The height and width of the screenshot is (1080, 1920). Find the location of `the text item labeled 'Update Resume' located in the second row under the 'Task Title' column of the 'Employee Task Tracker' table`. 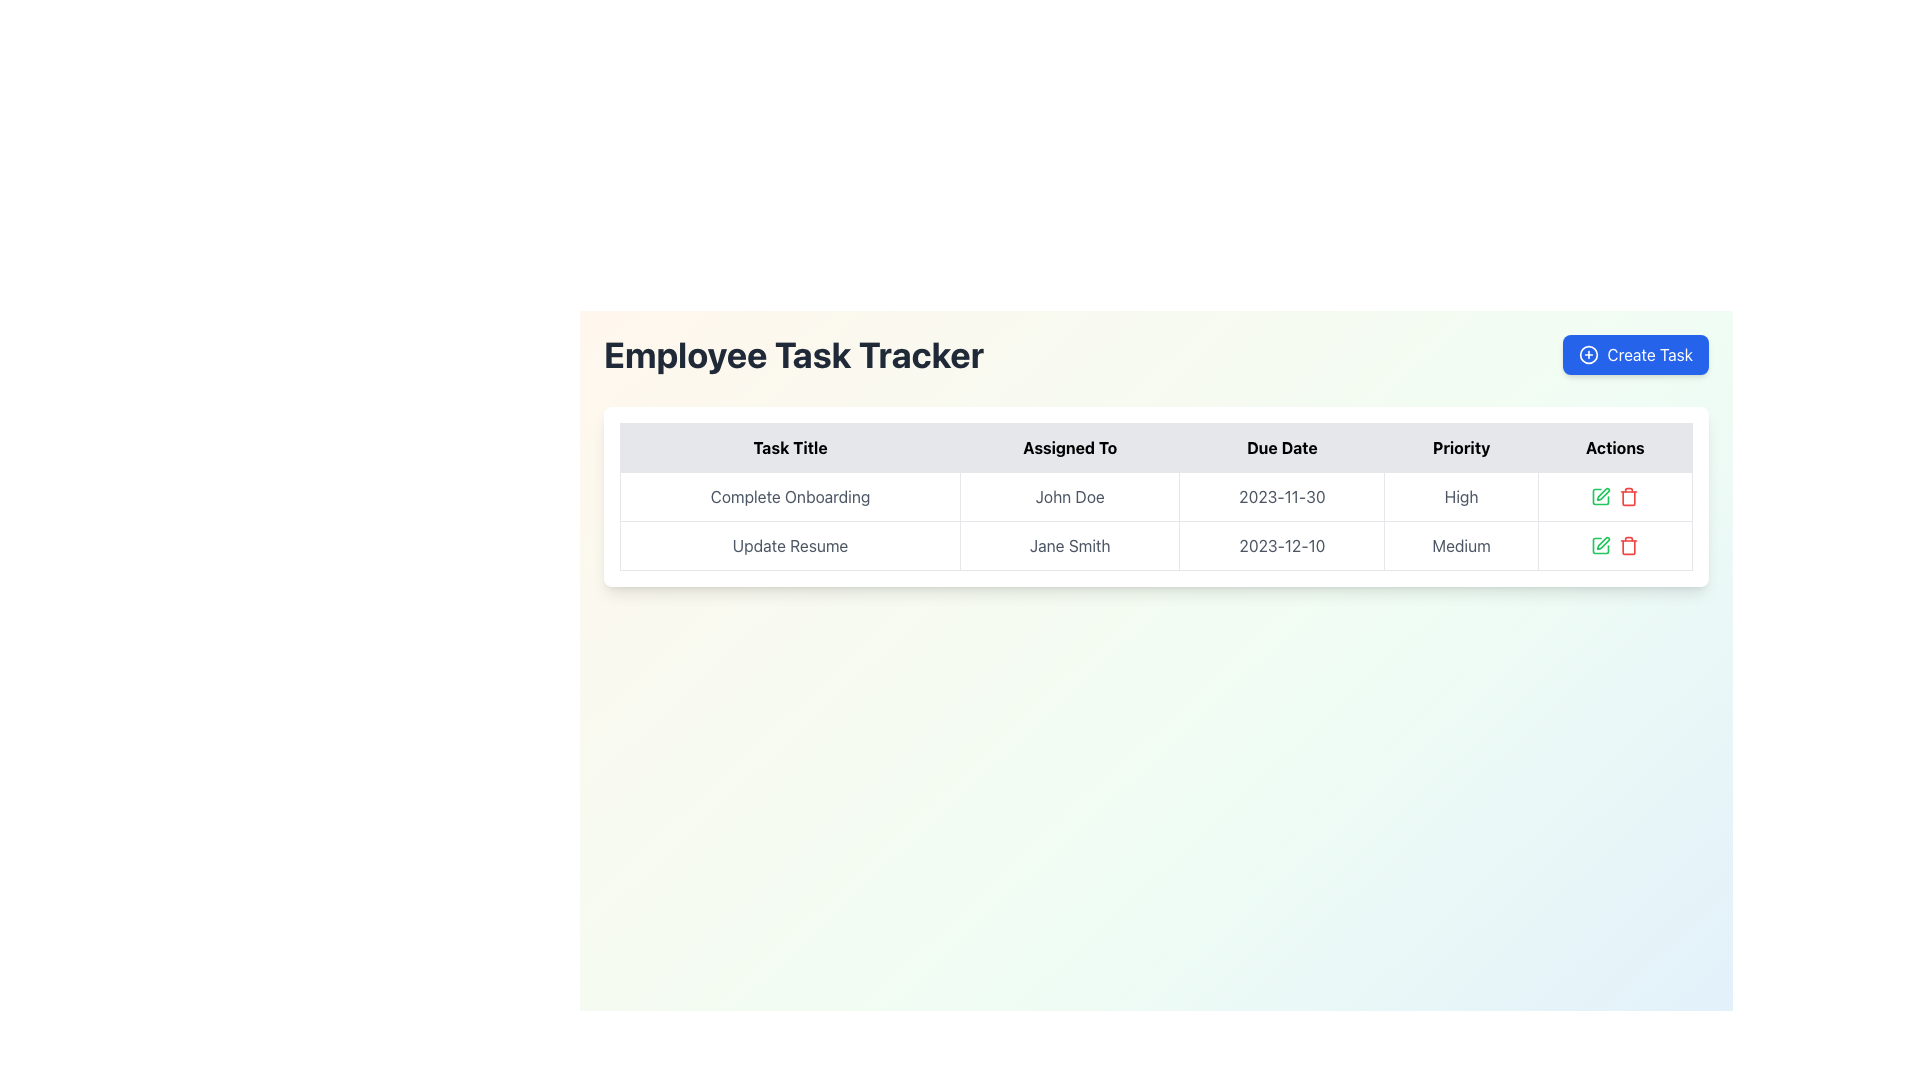

the text item labeled 'Update Resume' located in the second row under the 'Task Title' column of the 'Employee Task Tracker' table is located at coordinates (789, 546).